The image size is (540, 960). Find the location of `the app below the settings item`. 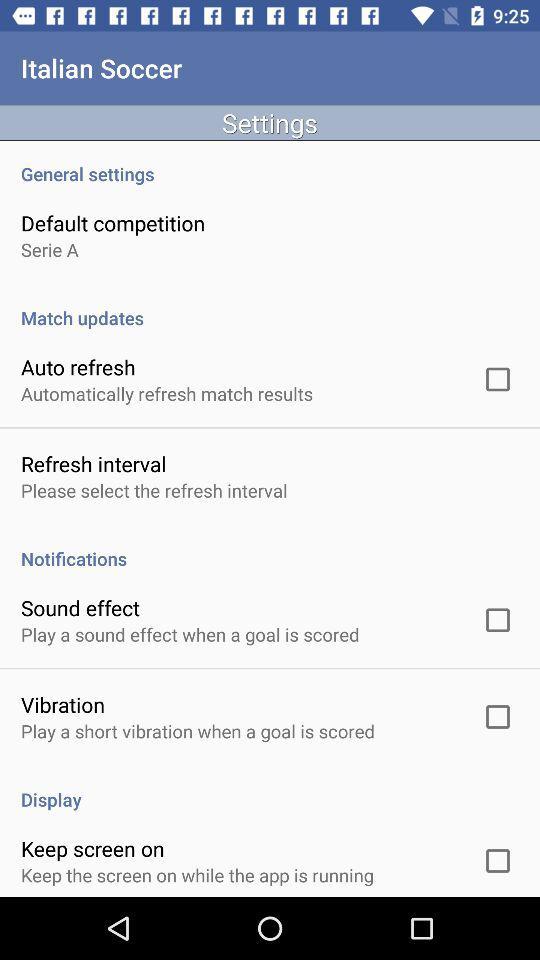

the app below the settings item is located at coordinates (270, 162).